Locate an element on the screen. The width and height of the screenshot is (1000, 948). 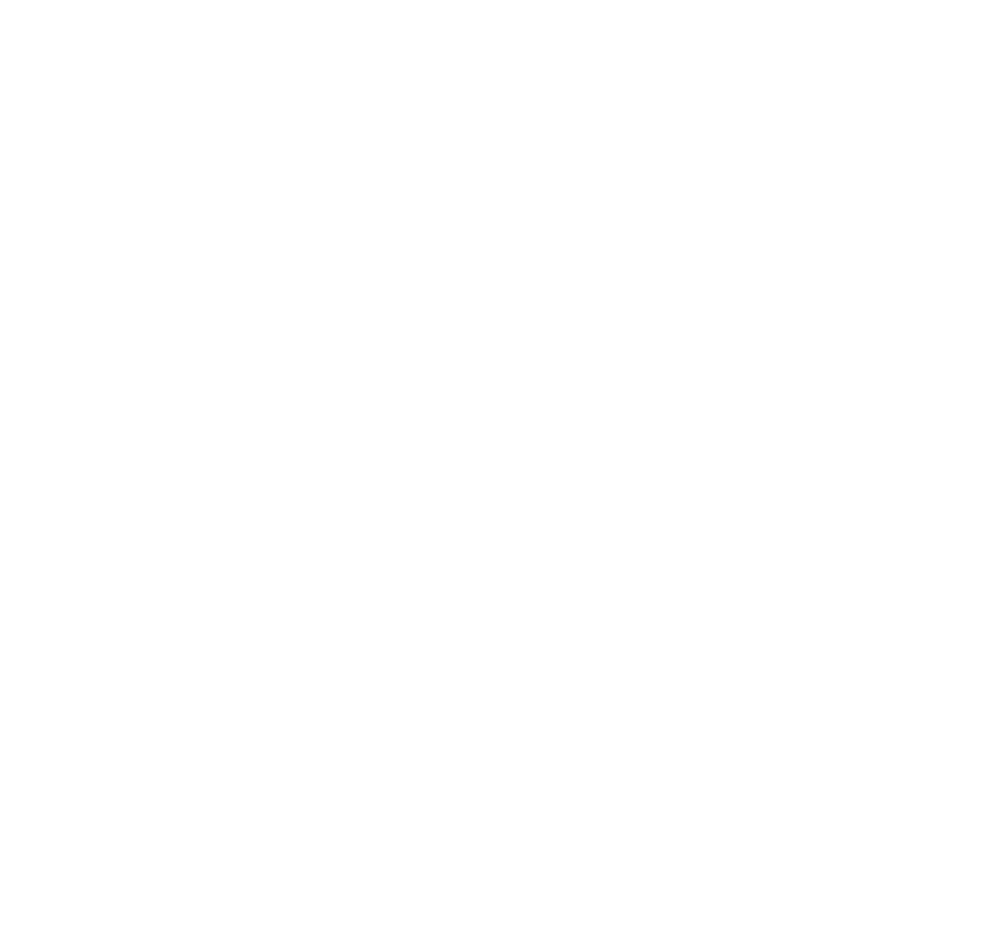
'Espita Mezcaleria' is located at coordinates (260, 495).